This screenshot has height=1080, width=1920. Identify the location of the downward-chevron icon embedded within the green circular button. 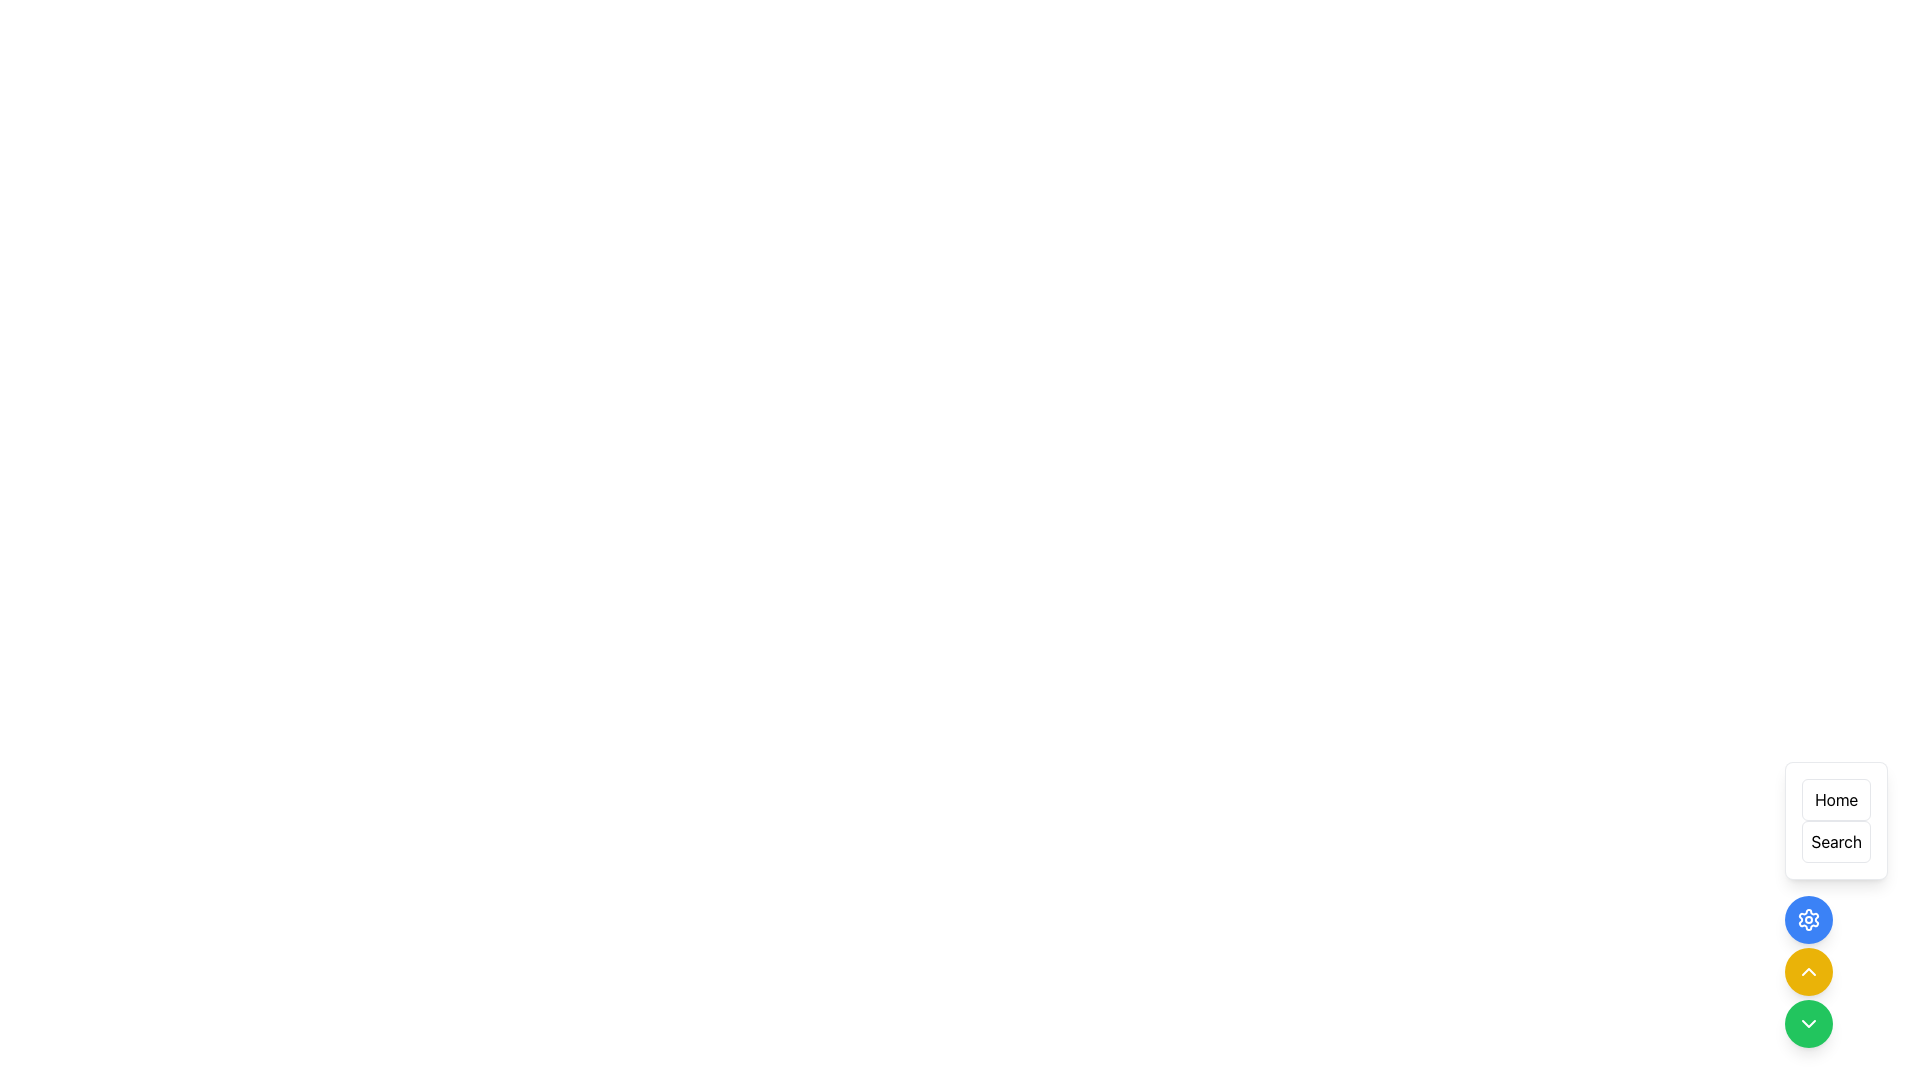
(1809, 1023).